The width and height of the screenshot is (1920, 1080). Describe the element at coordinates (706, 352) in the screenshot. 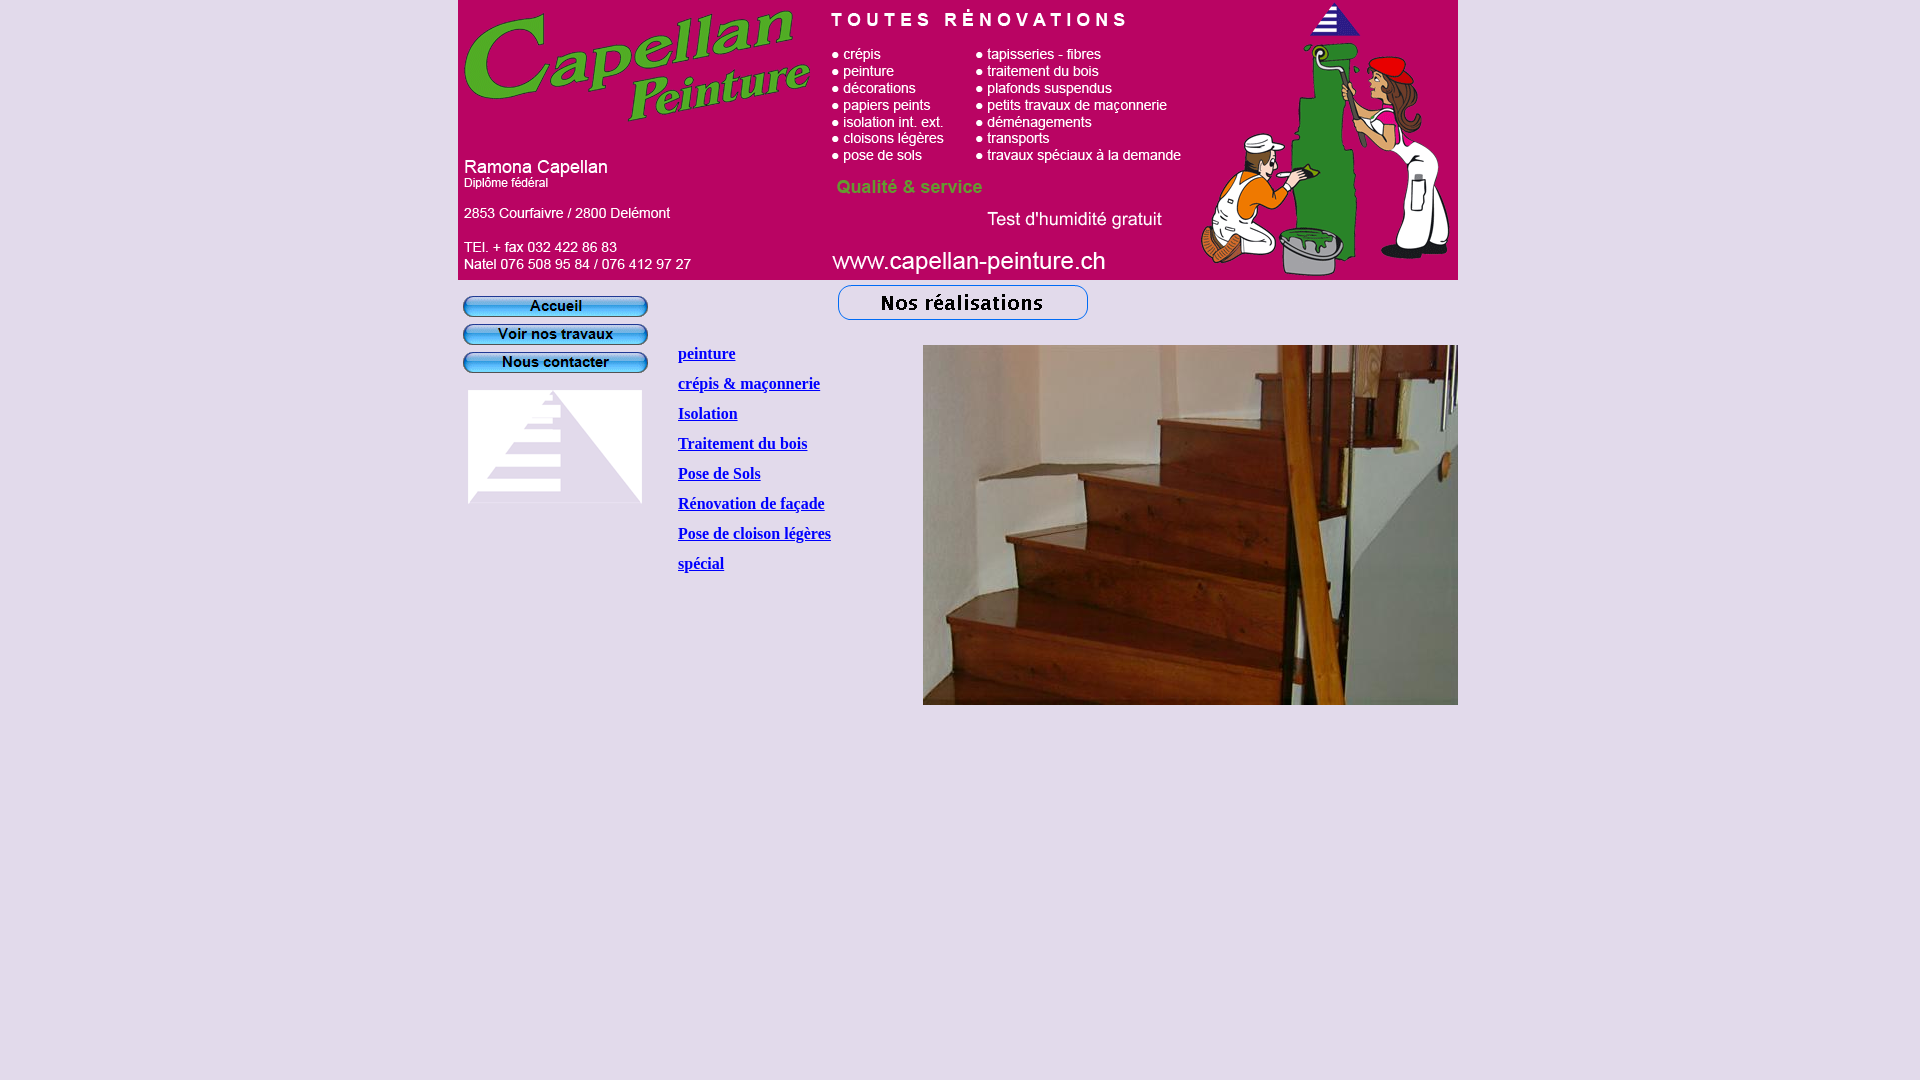

I see `'peinture'` at that location.